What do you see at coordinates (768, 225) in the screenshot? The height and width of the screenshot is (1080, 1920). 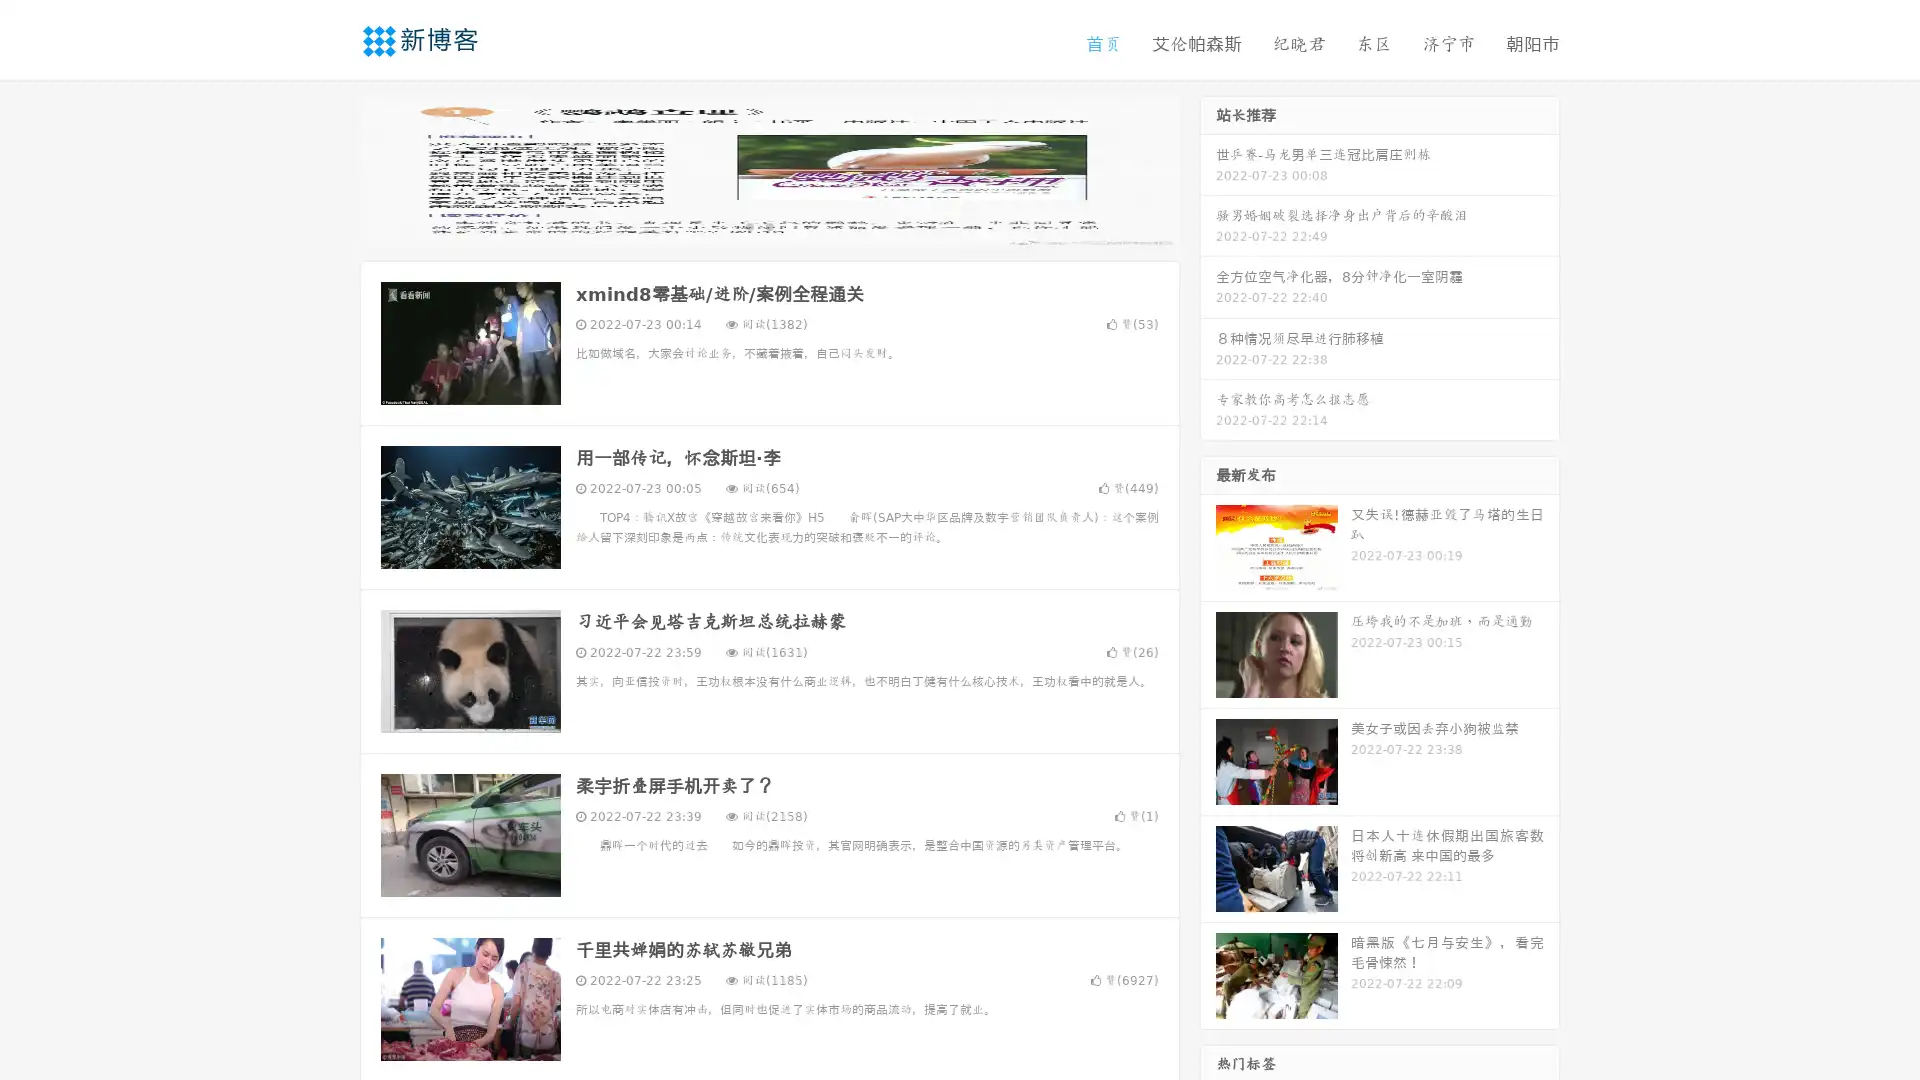 I see `Go to slide 2` at bounding box center [768, 225].